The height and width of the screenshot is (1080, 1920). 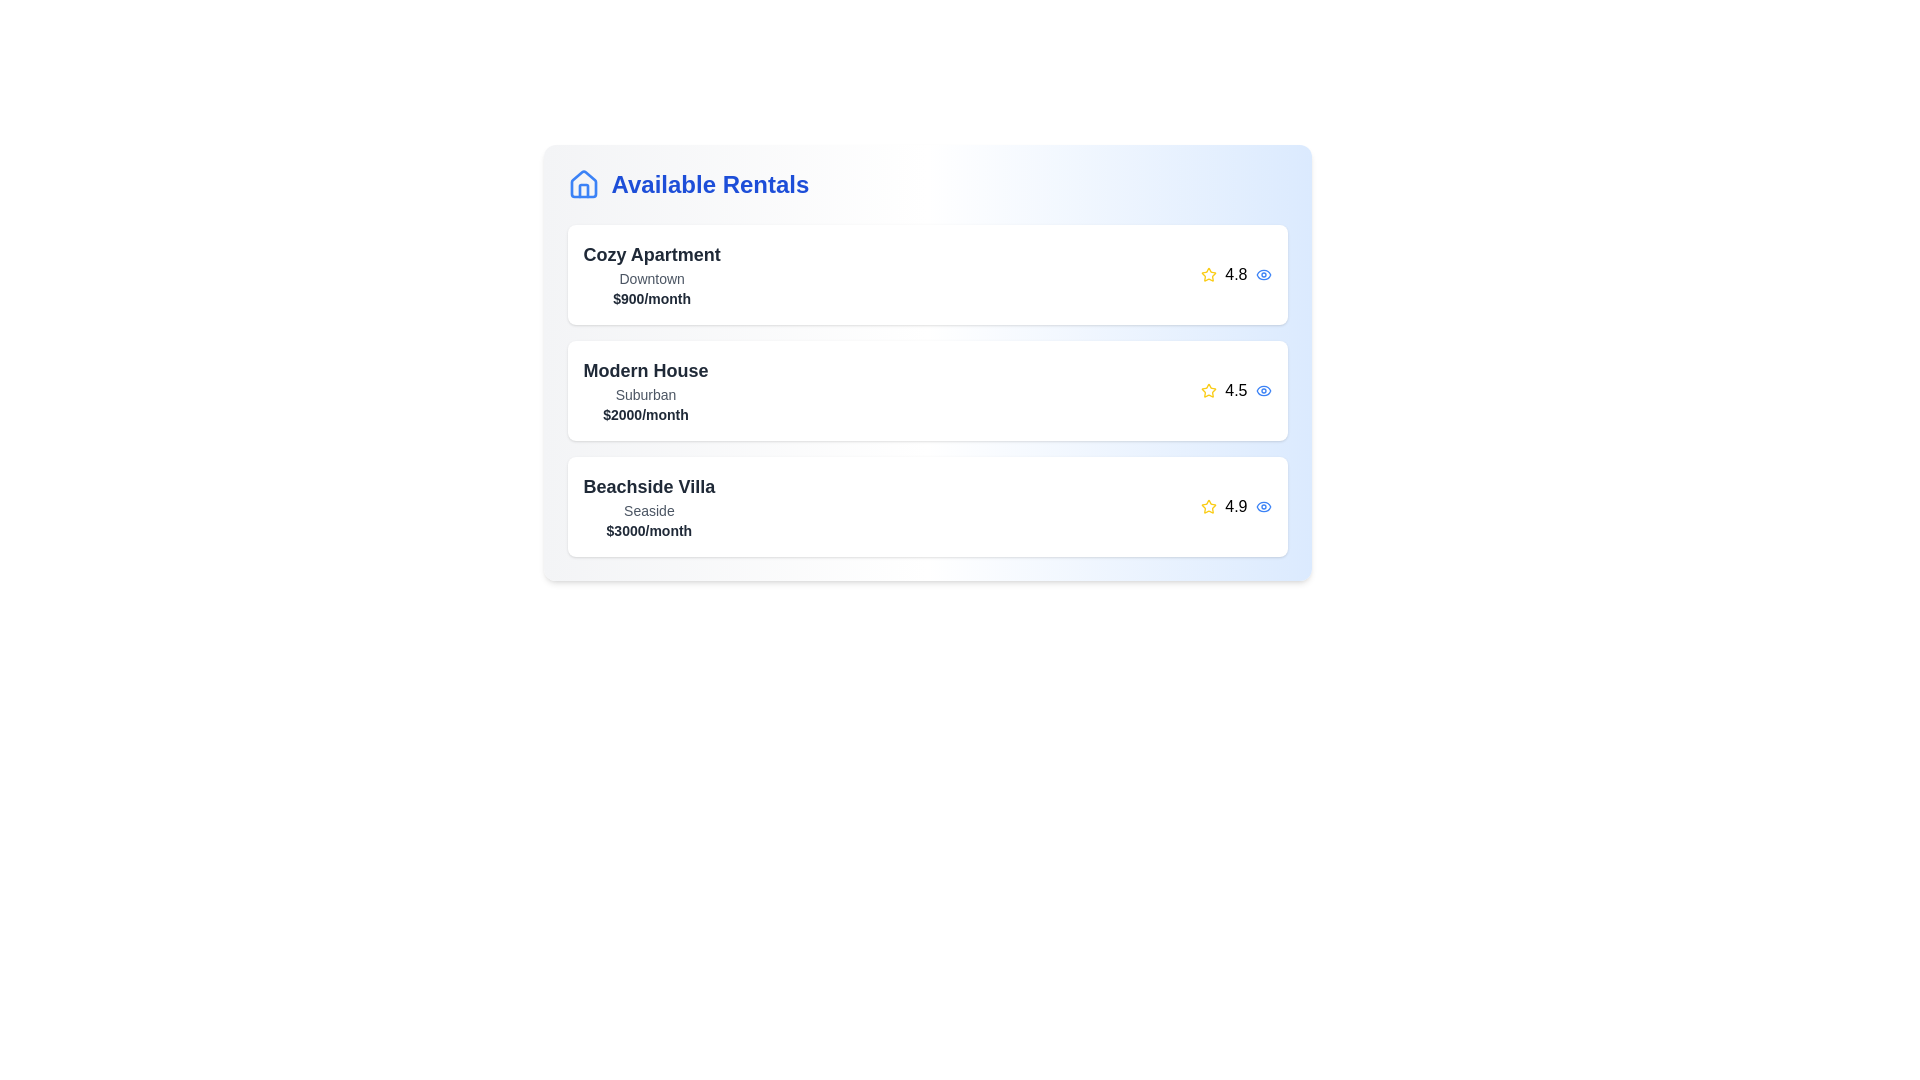 I want to click on the eye icon for the rental listing corresponding to Beachside Villa, so click(x=1262, y=505).